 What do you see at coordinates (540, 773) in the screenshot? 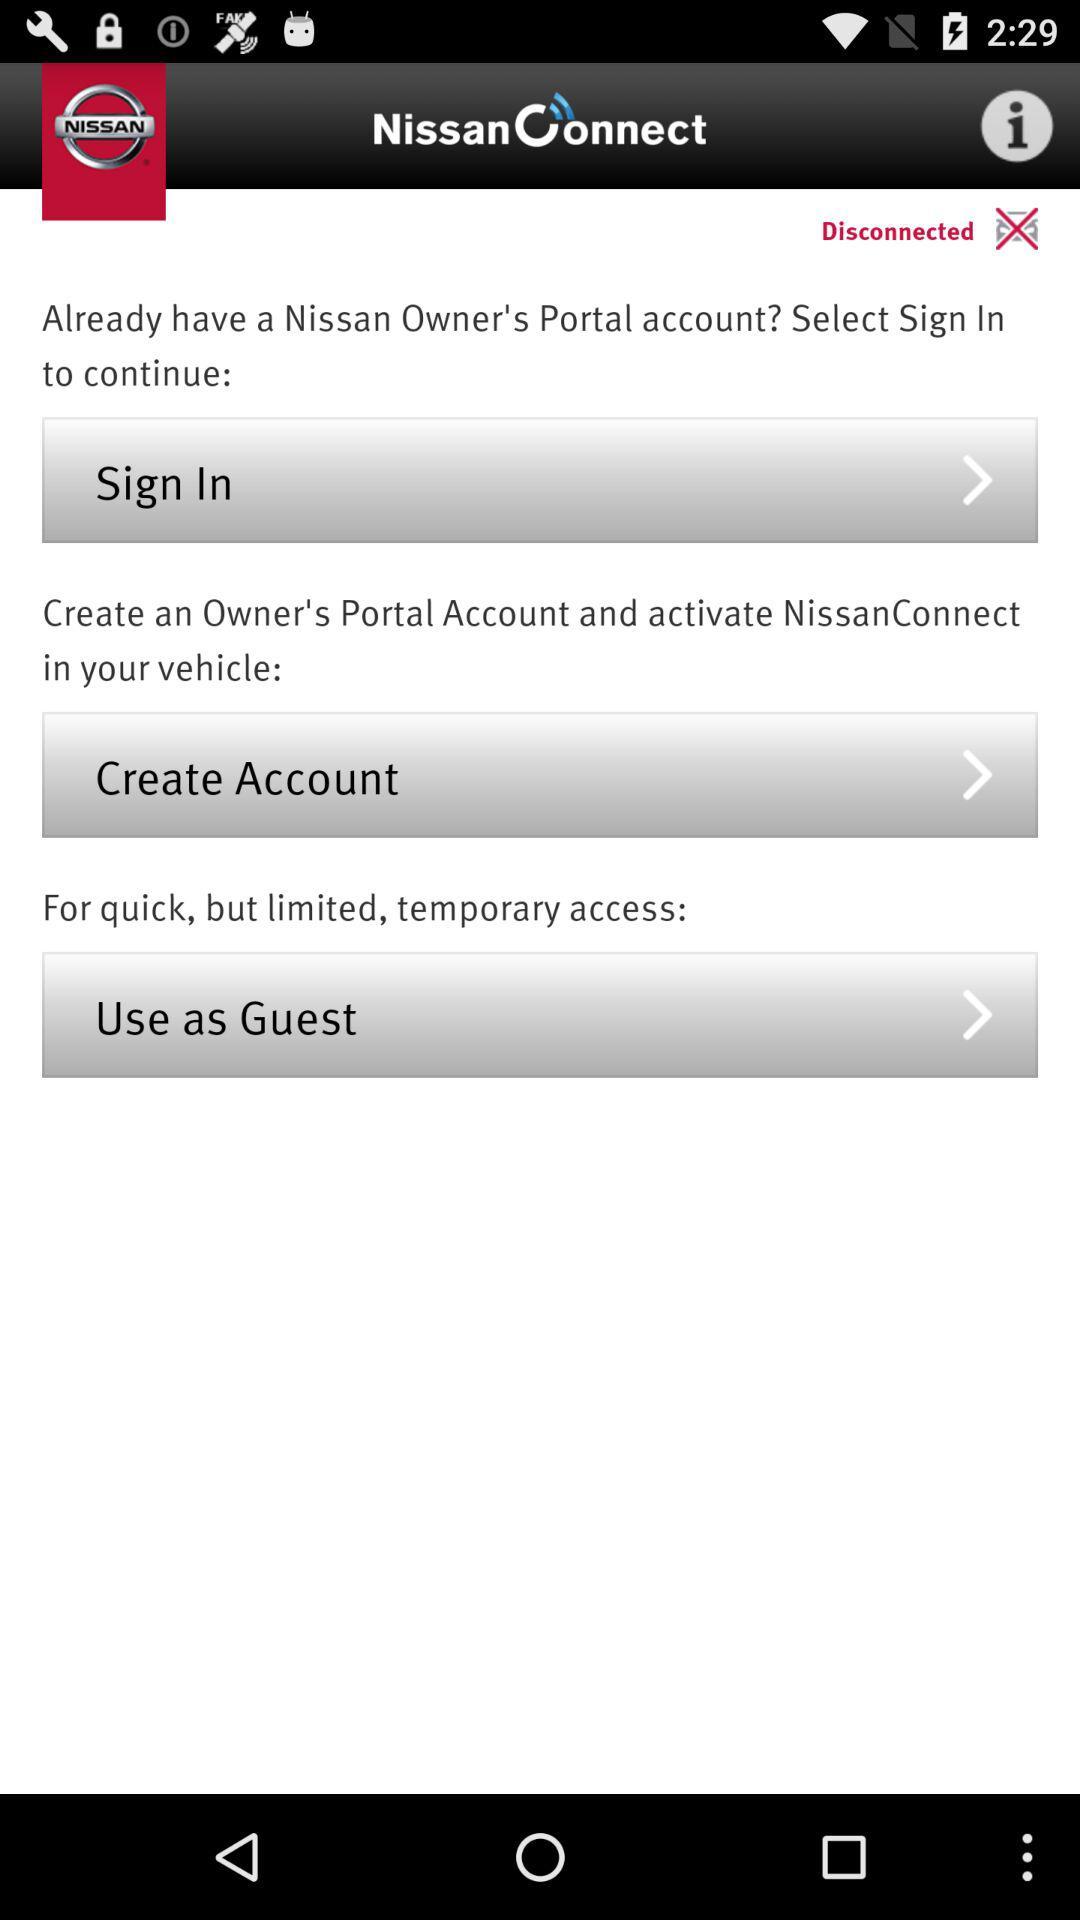
I see `second option in the page` at bounding box center [540, 773].